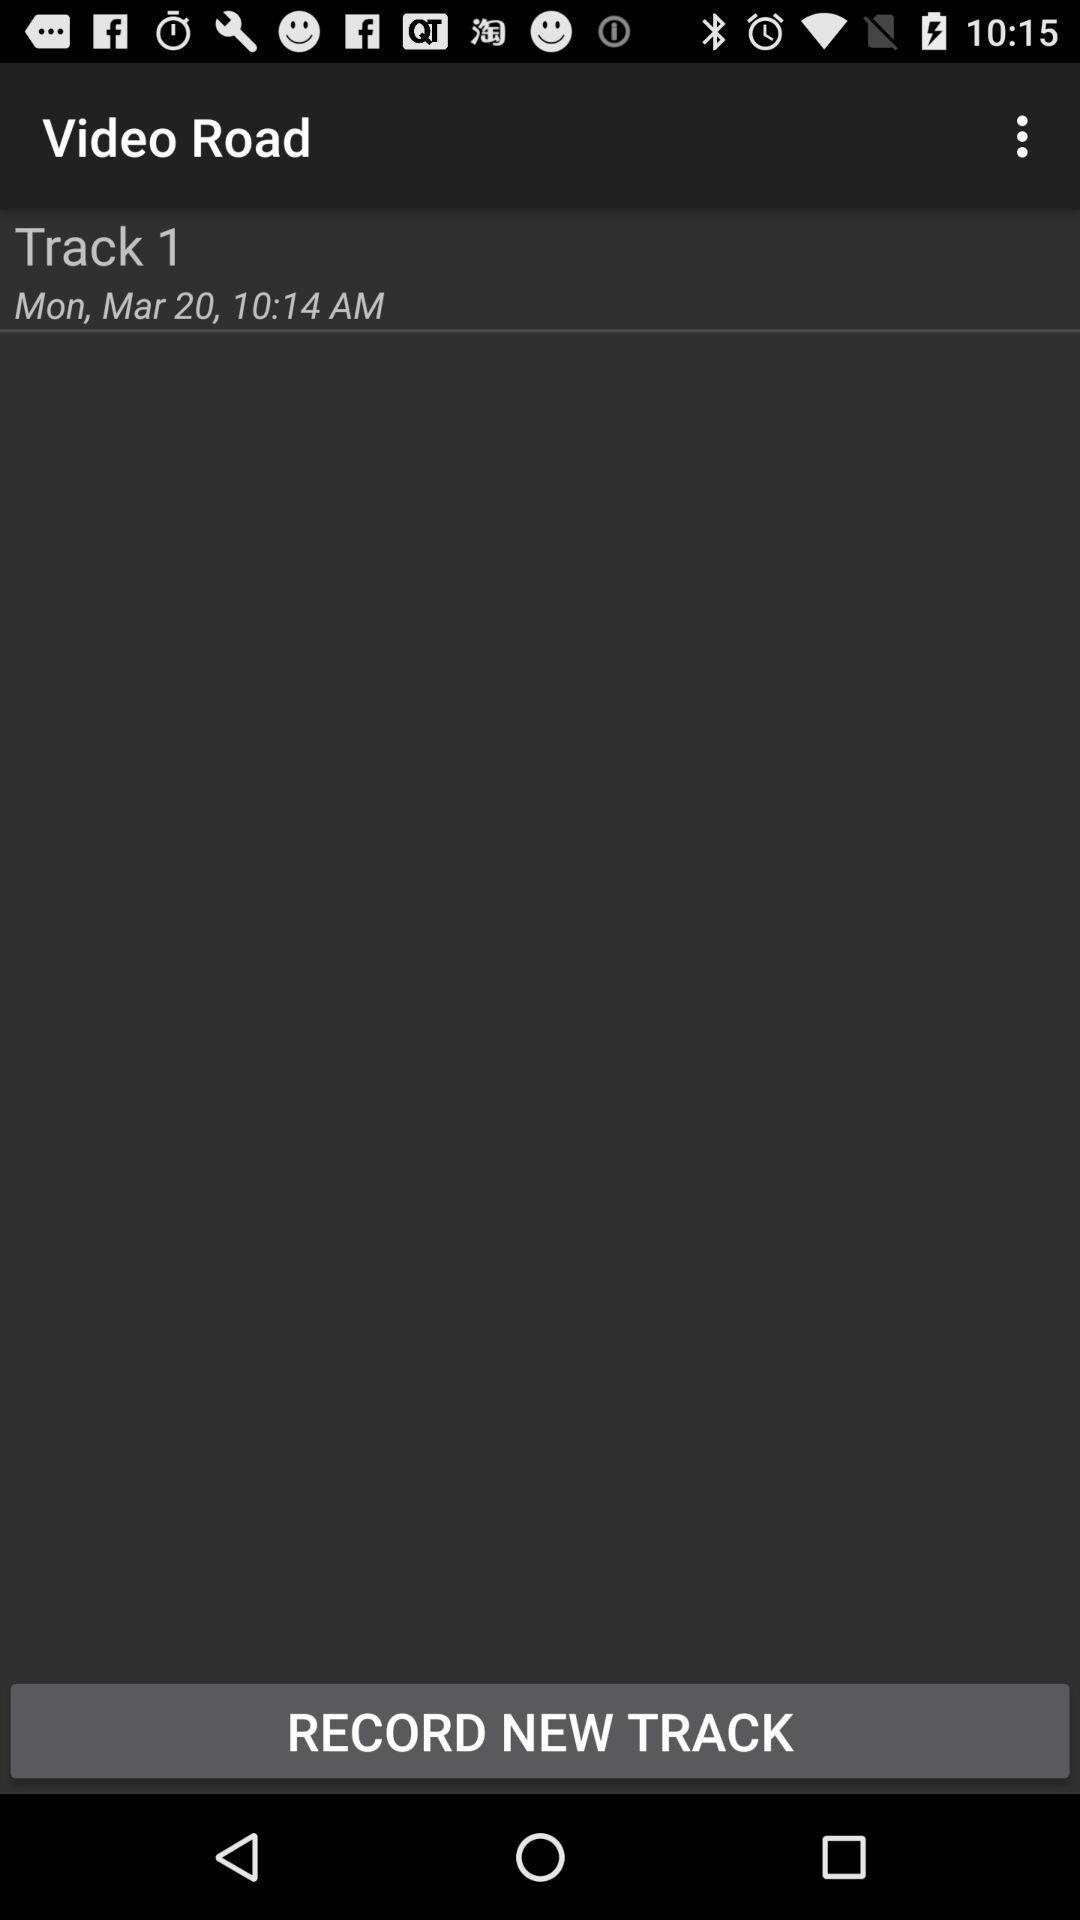  I want to click on the mon mar 20 app, so click(199, 303).